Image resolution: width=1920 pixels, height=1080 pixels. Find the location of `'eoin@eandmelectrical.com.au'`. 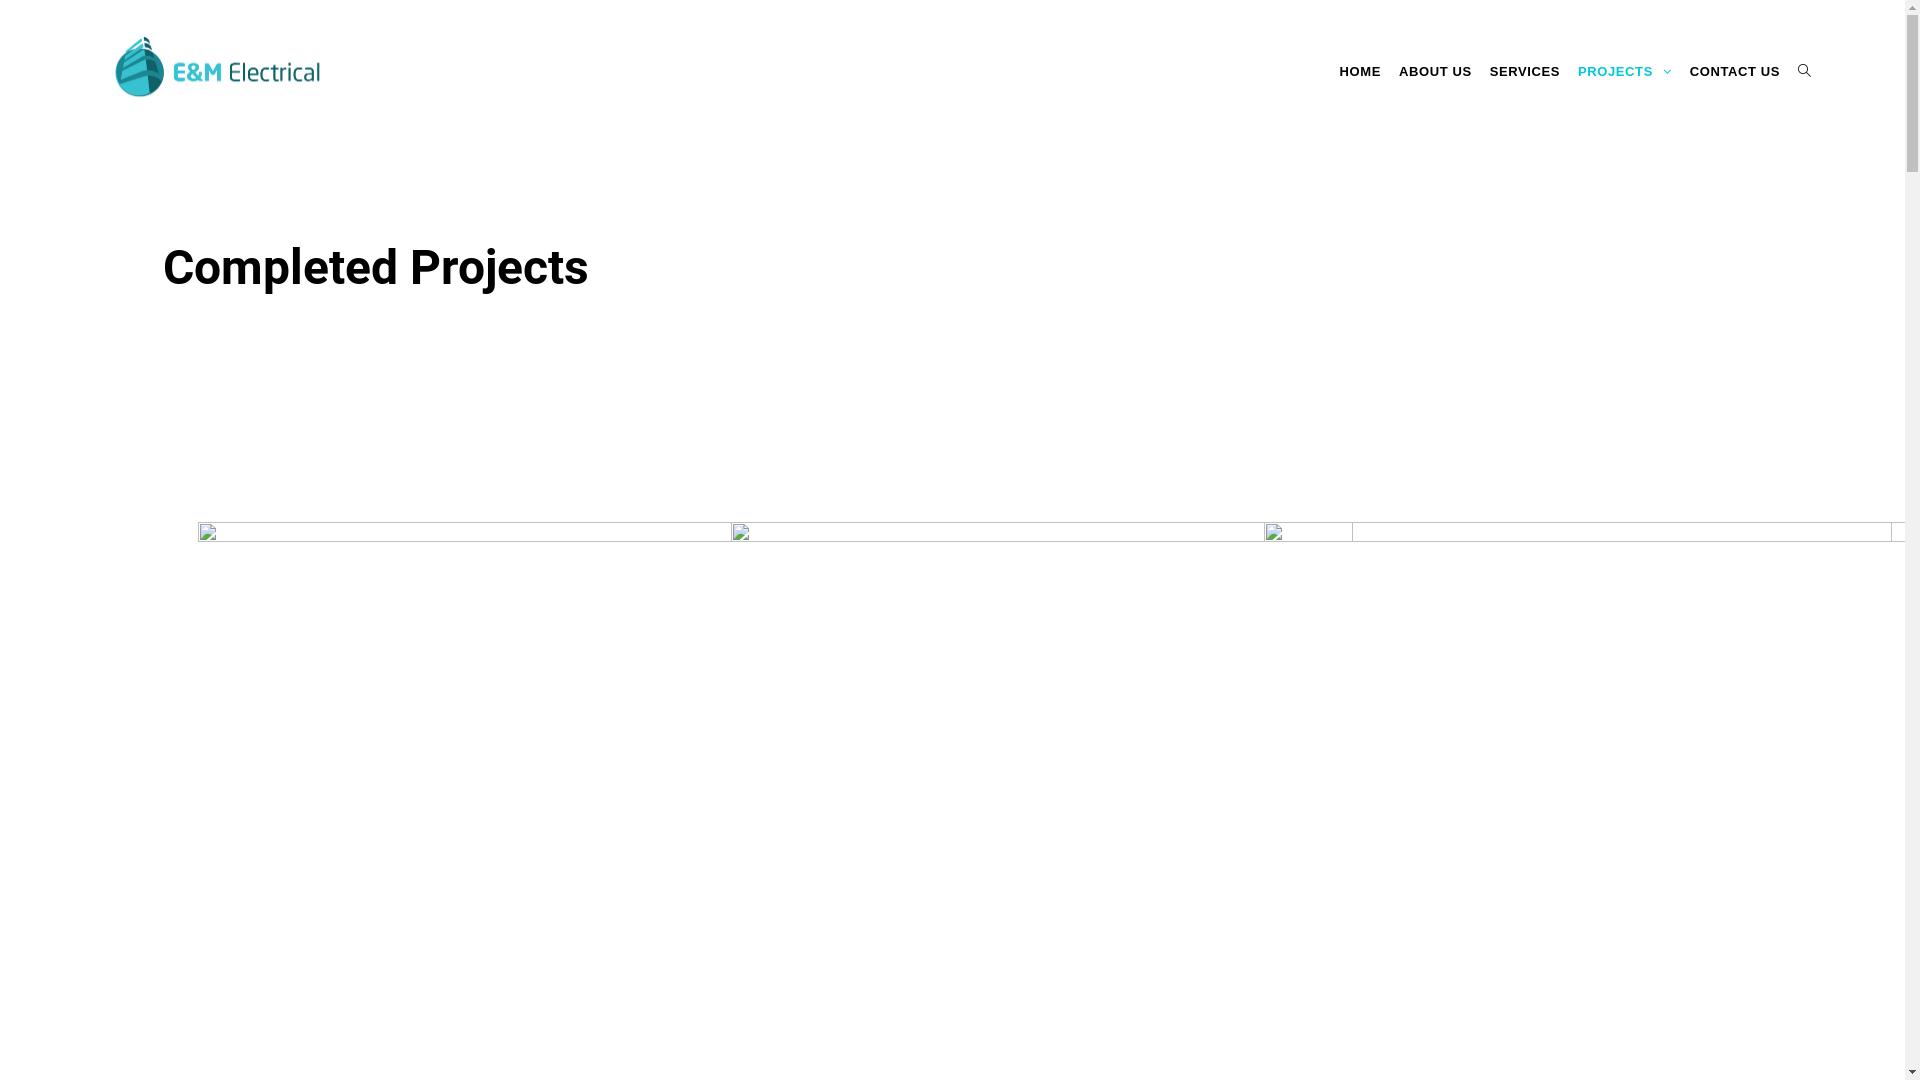

'eoin@eandmelectrical.com.au' is located at coordinates (680, 914).